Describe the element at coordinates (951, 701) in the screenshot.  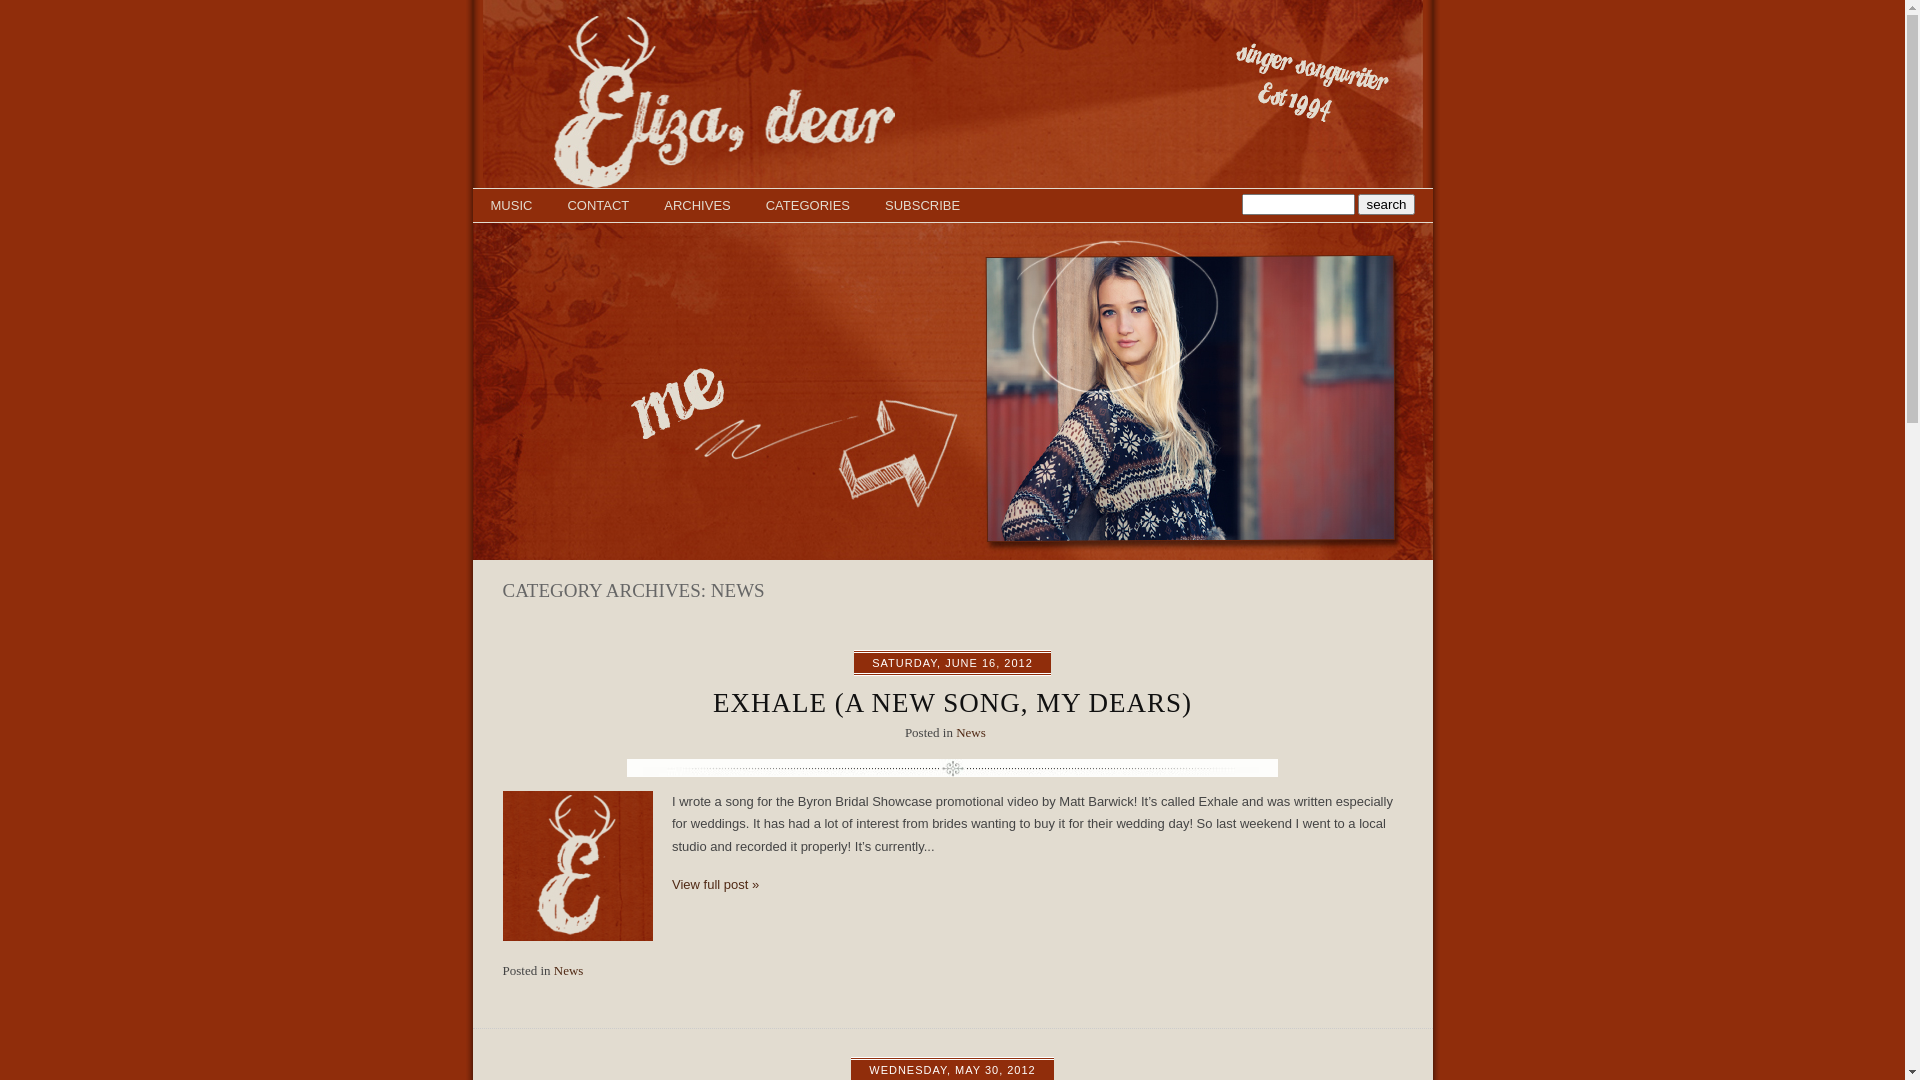
I see `'EXHALE (A NEW SONG, MY DEARS)'` at that location.